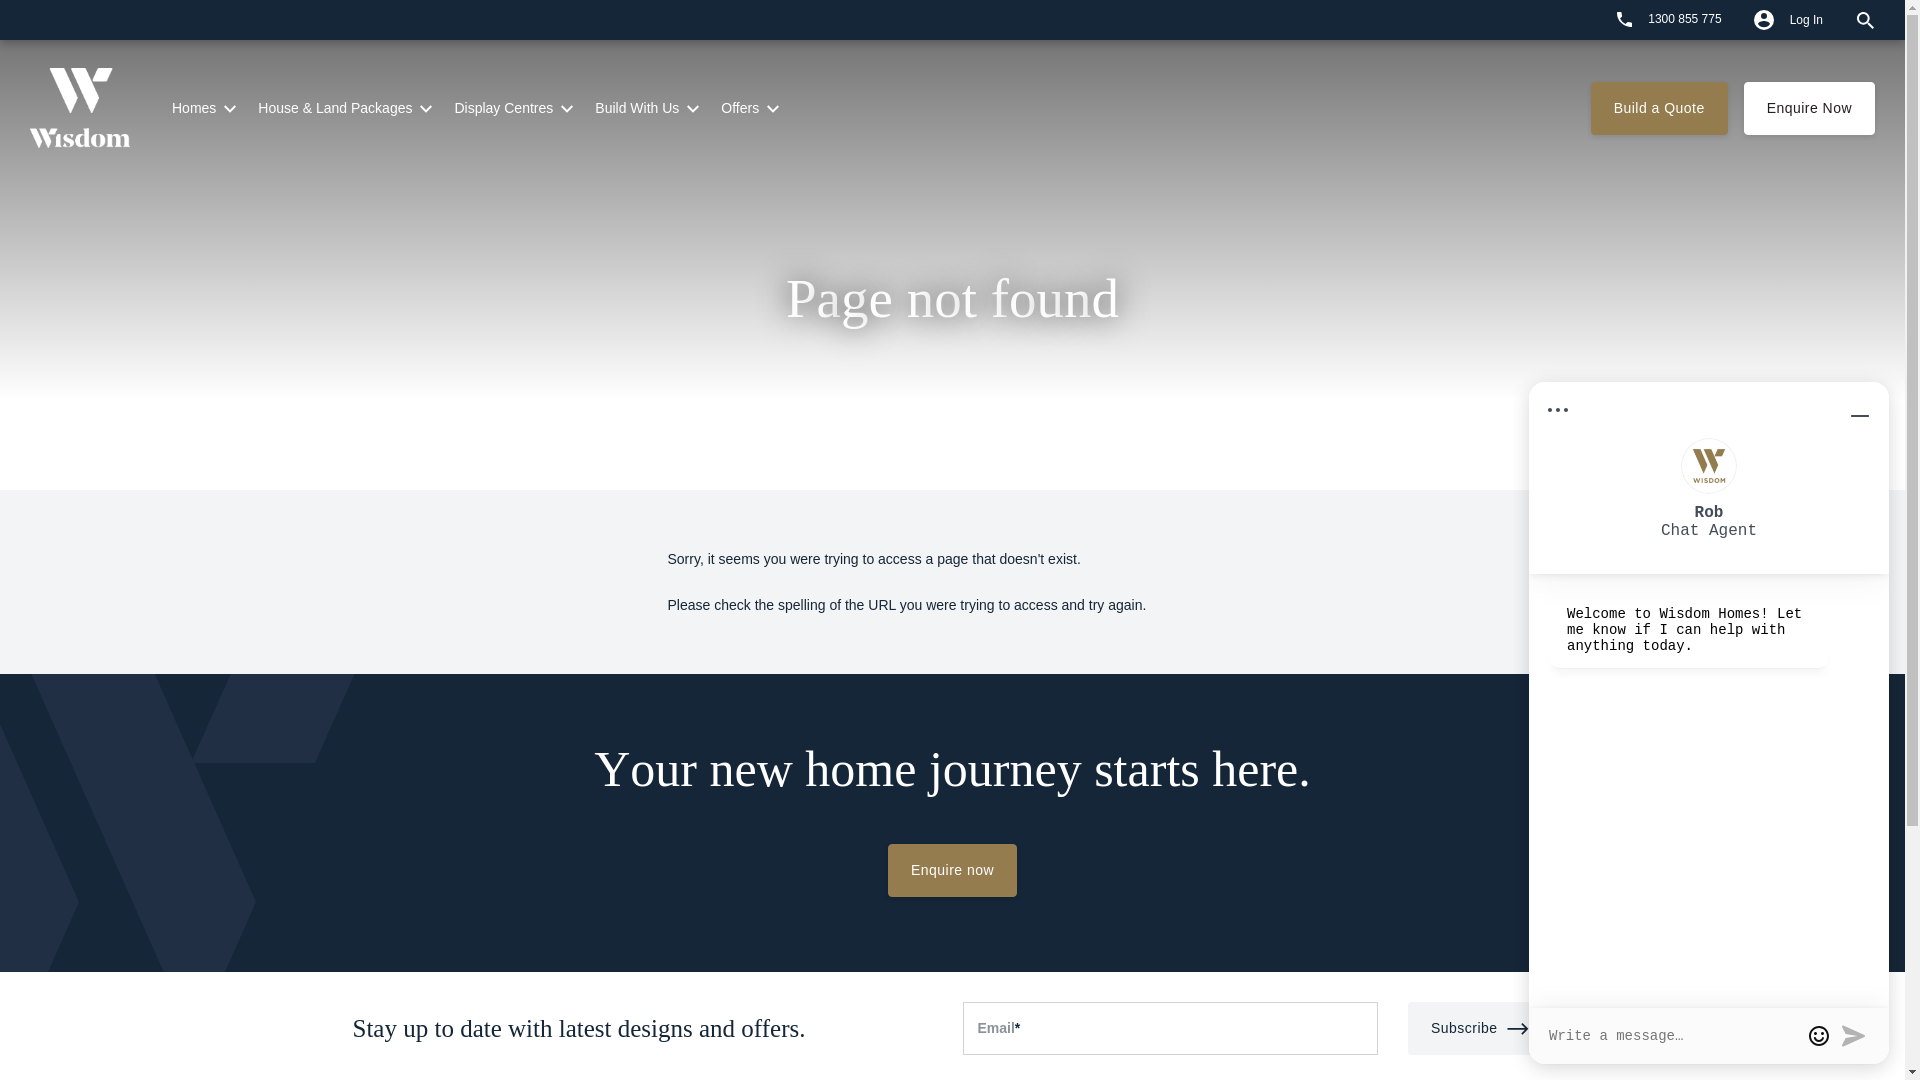 The image size is (1920, 1080). Describe the element at coordinates (193, 108) in the screenshot. I see `'Homes'` at that location.